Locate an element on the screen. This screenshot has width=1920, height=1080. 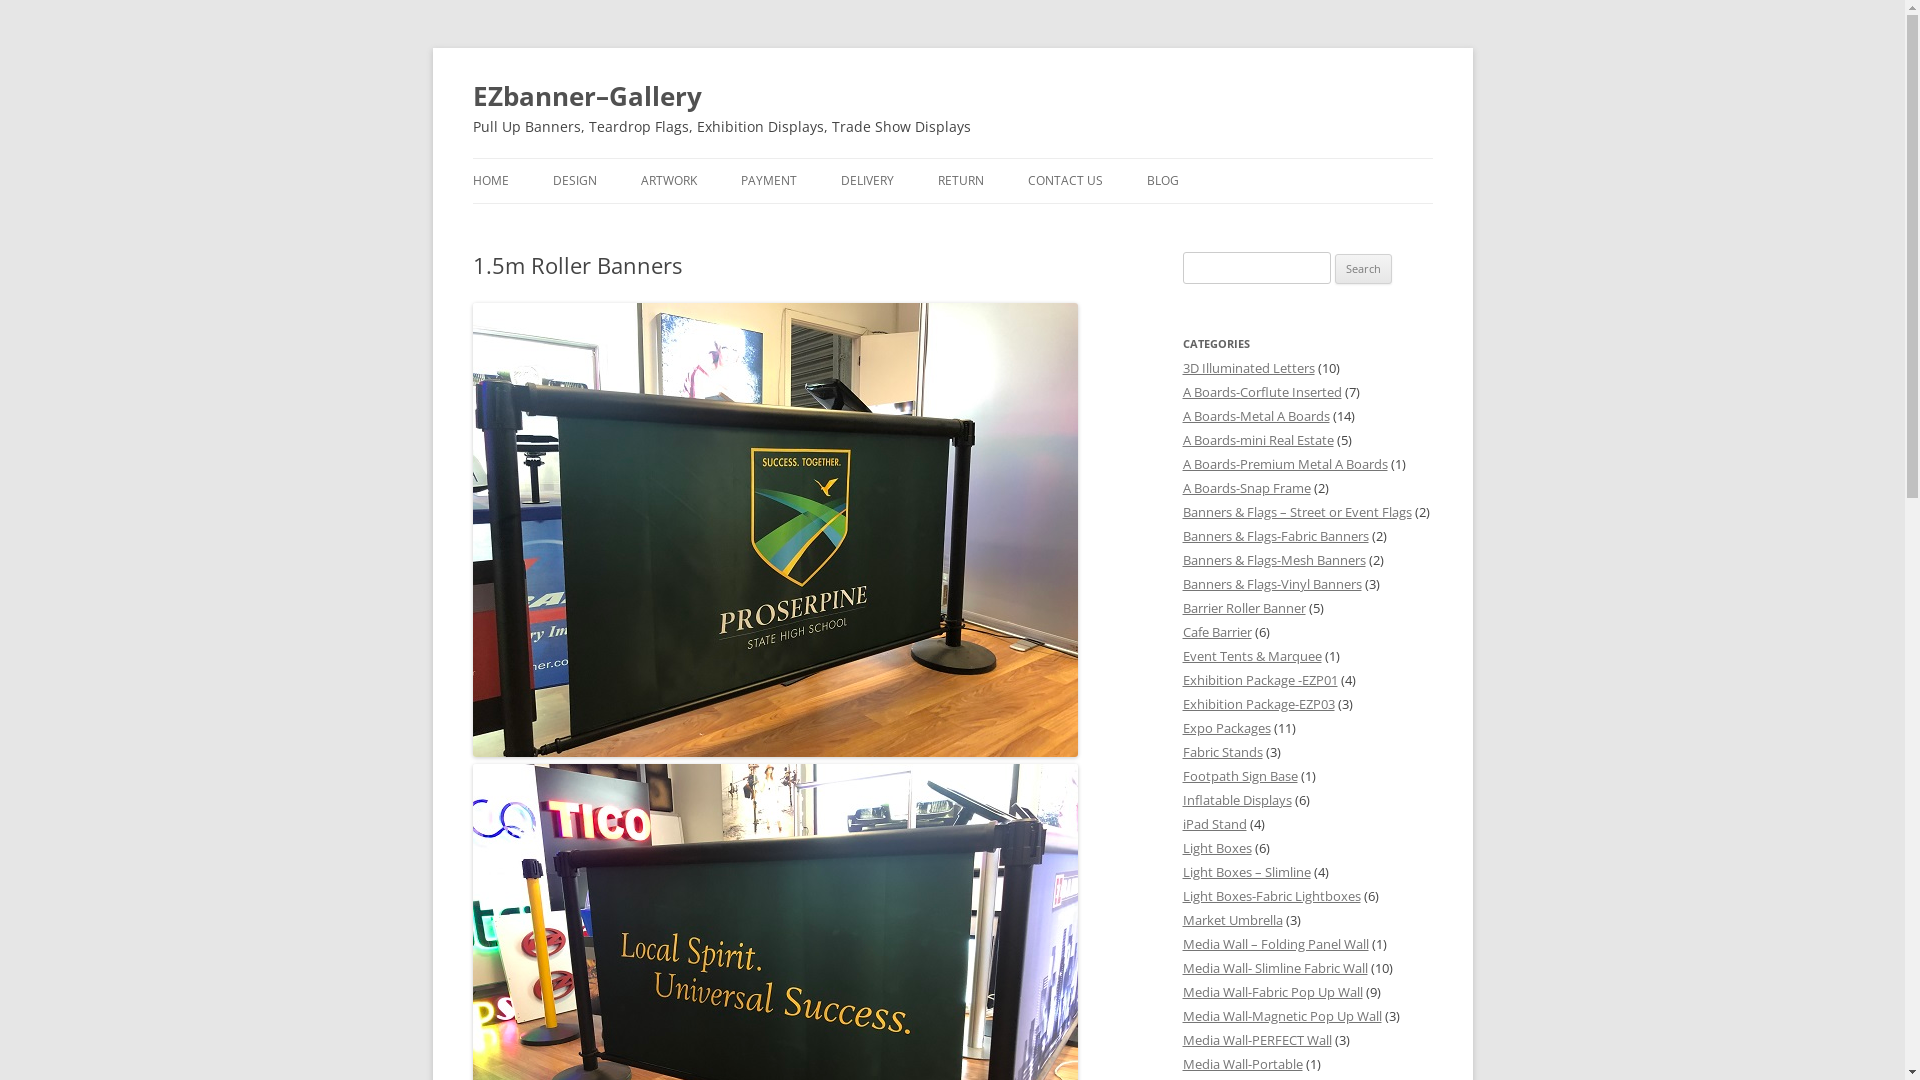
'A Boards-Snap Frame' is located at coordinates (1245, 488).